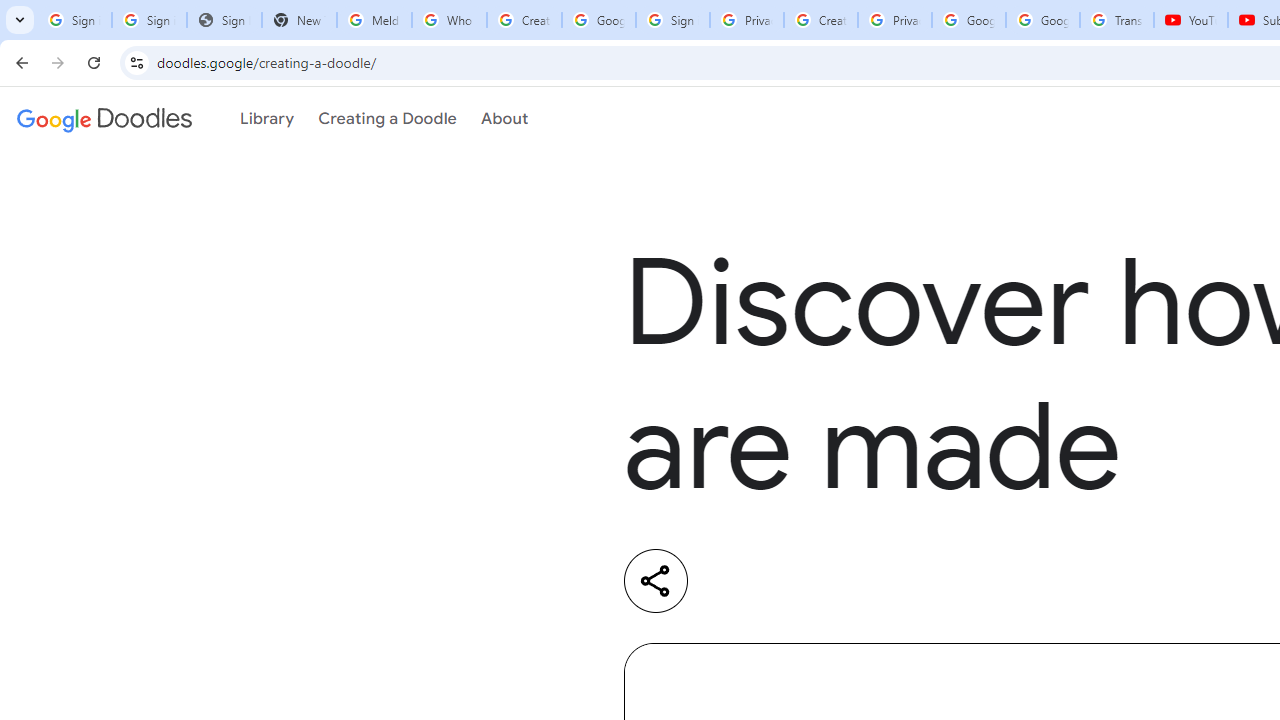  I want to click on 'Creating a Doodle', so click(387, 119).